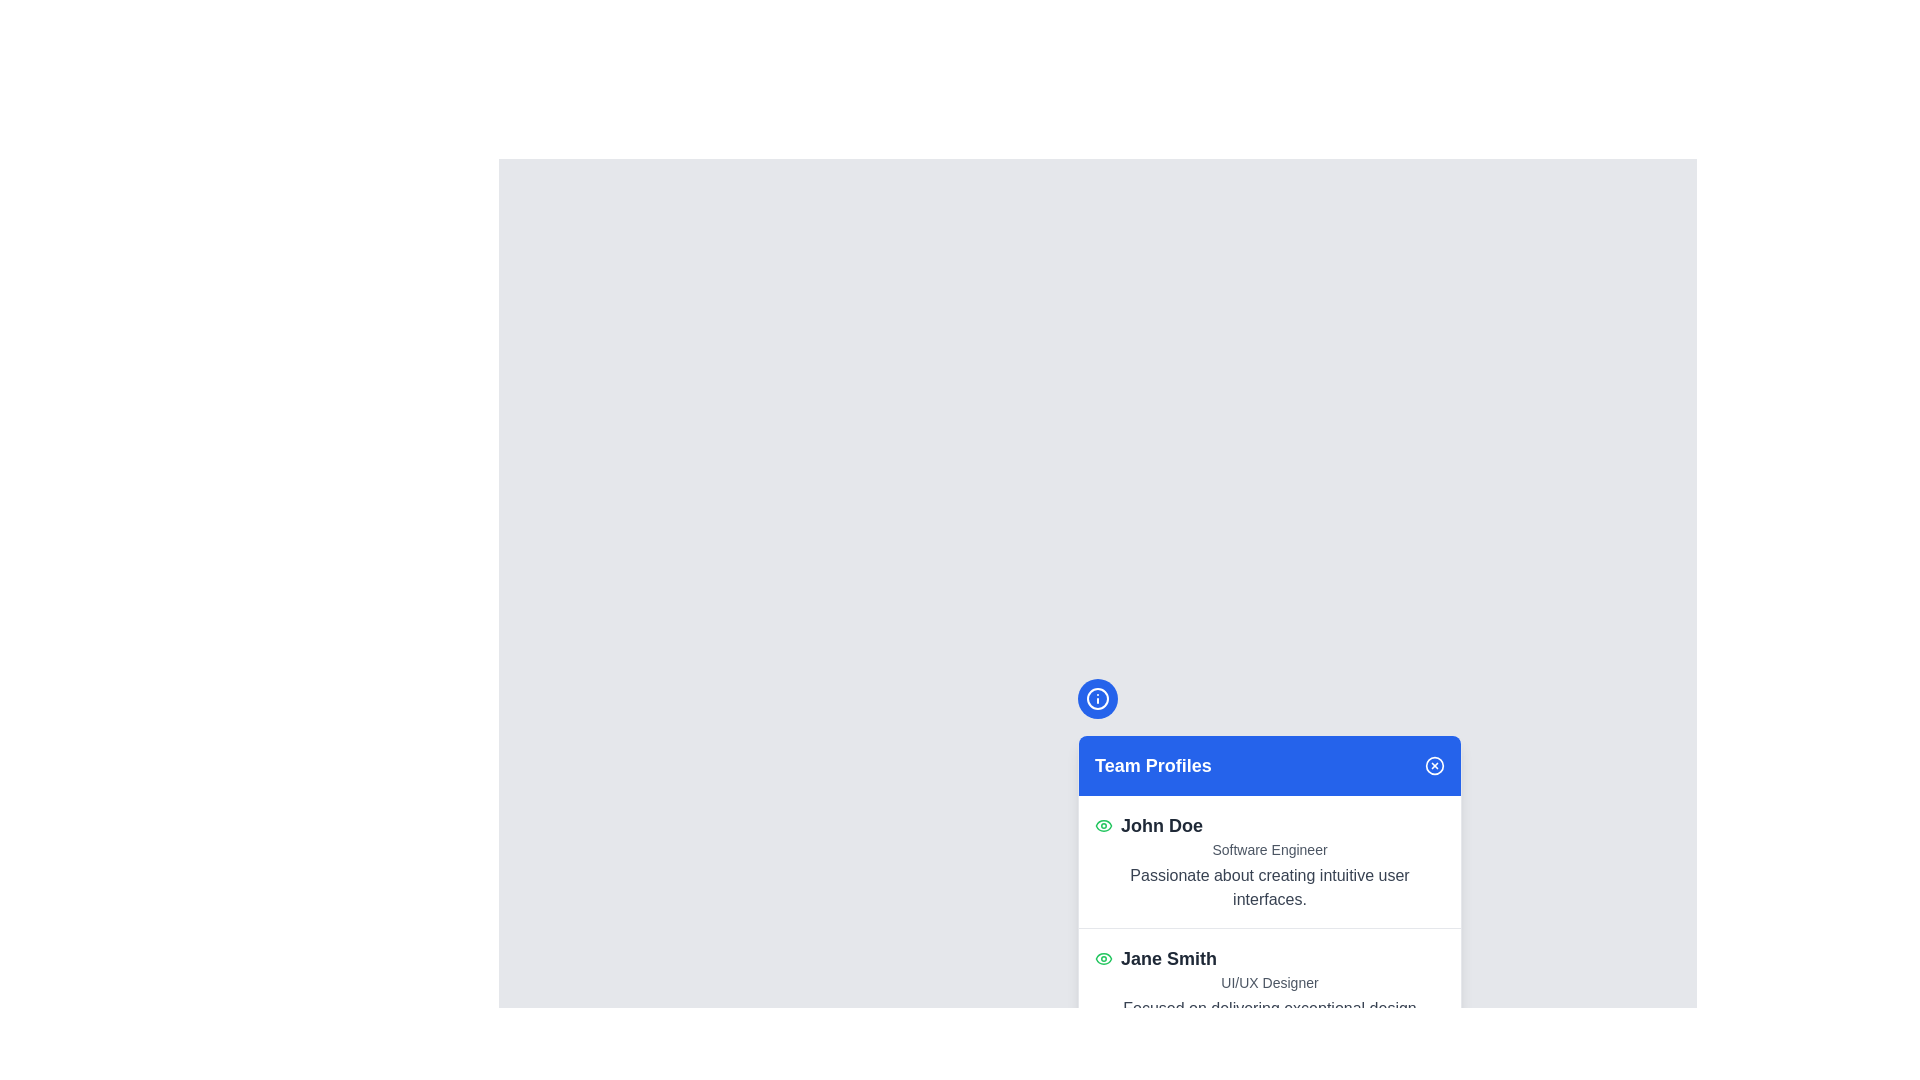 This screenshot has height=1080, width=1920. What do you see at coordinates (1103, 825) in the screenshot?
I see `the green eye-shaped icon located to the left of the name 'John Doe' in the team profile section` at bounding box center [1103, 825].